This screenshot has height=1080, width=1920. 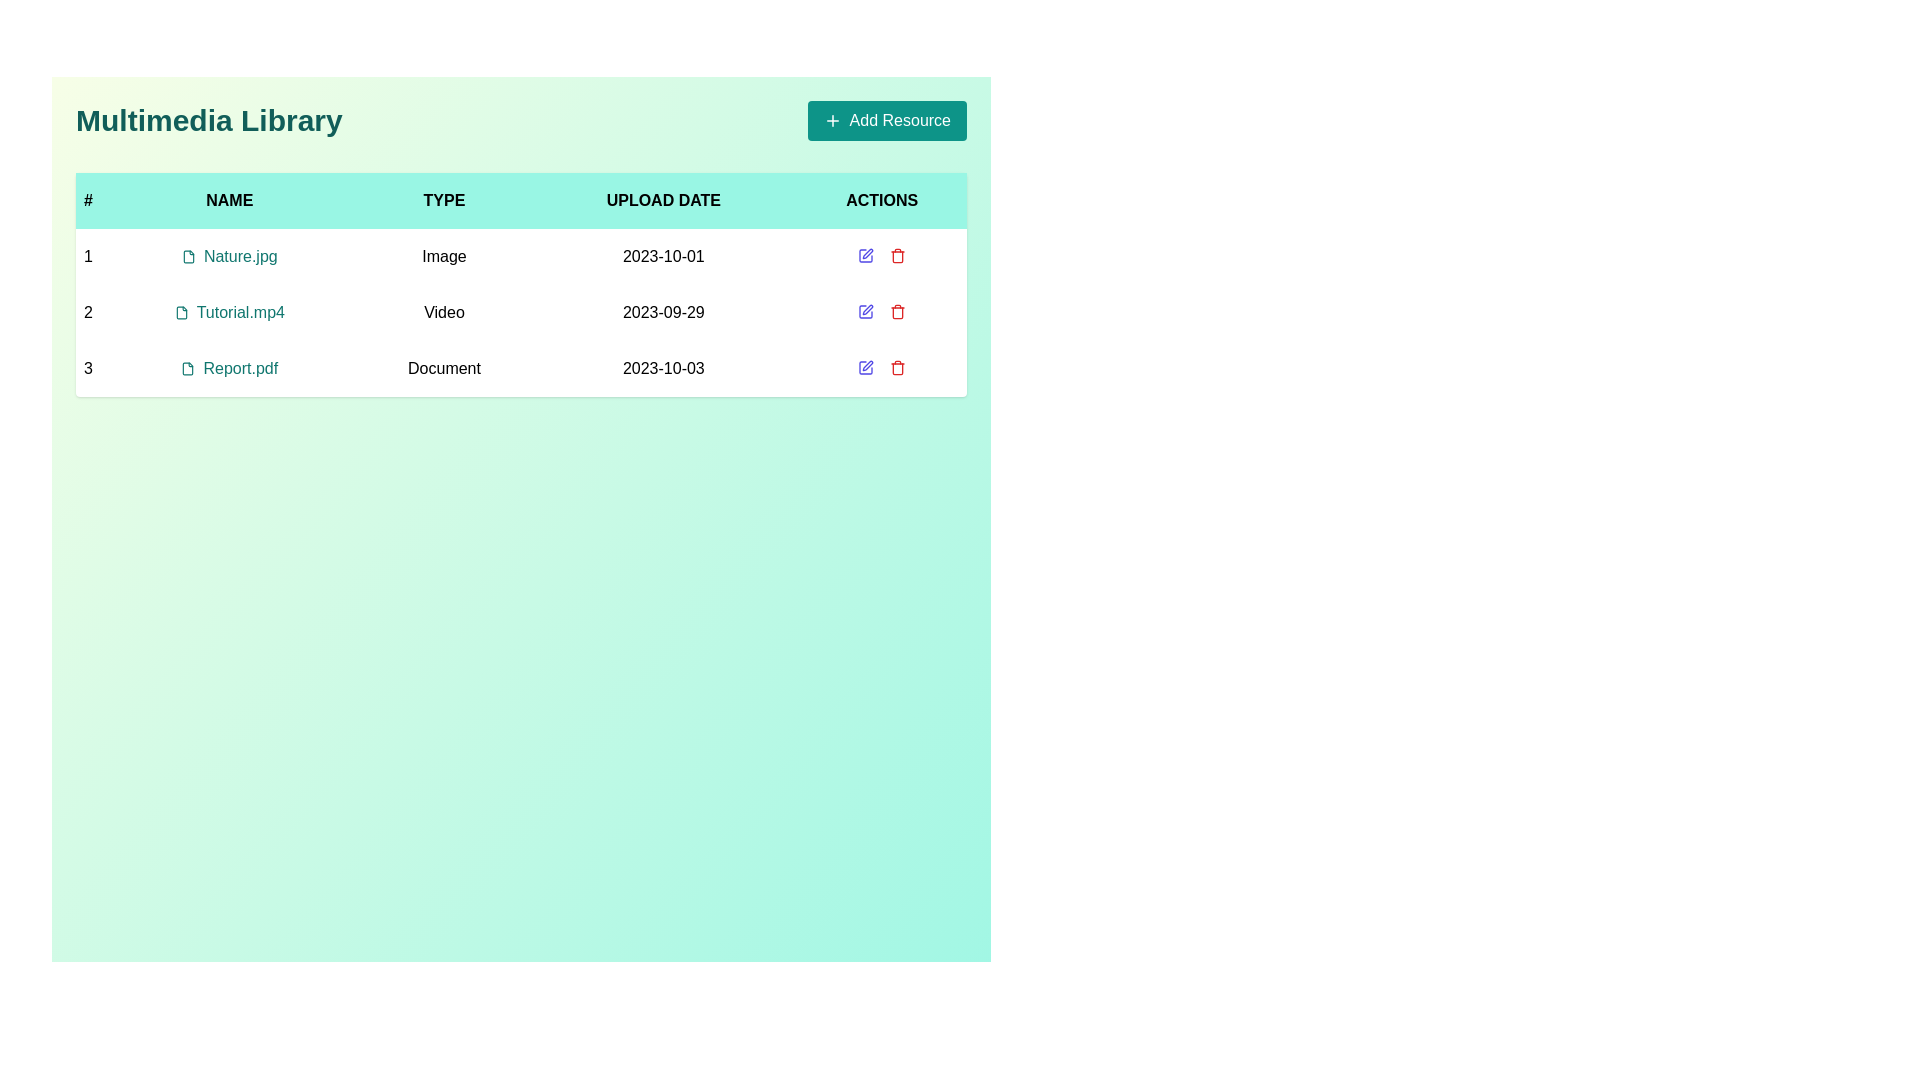 I want to click on the text label displaying 'Report.pdf' in teal color, located in the third row under the 'NAME' column of the table, so click(x=229, y=369).